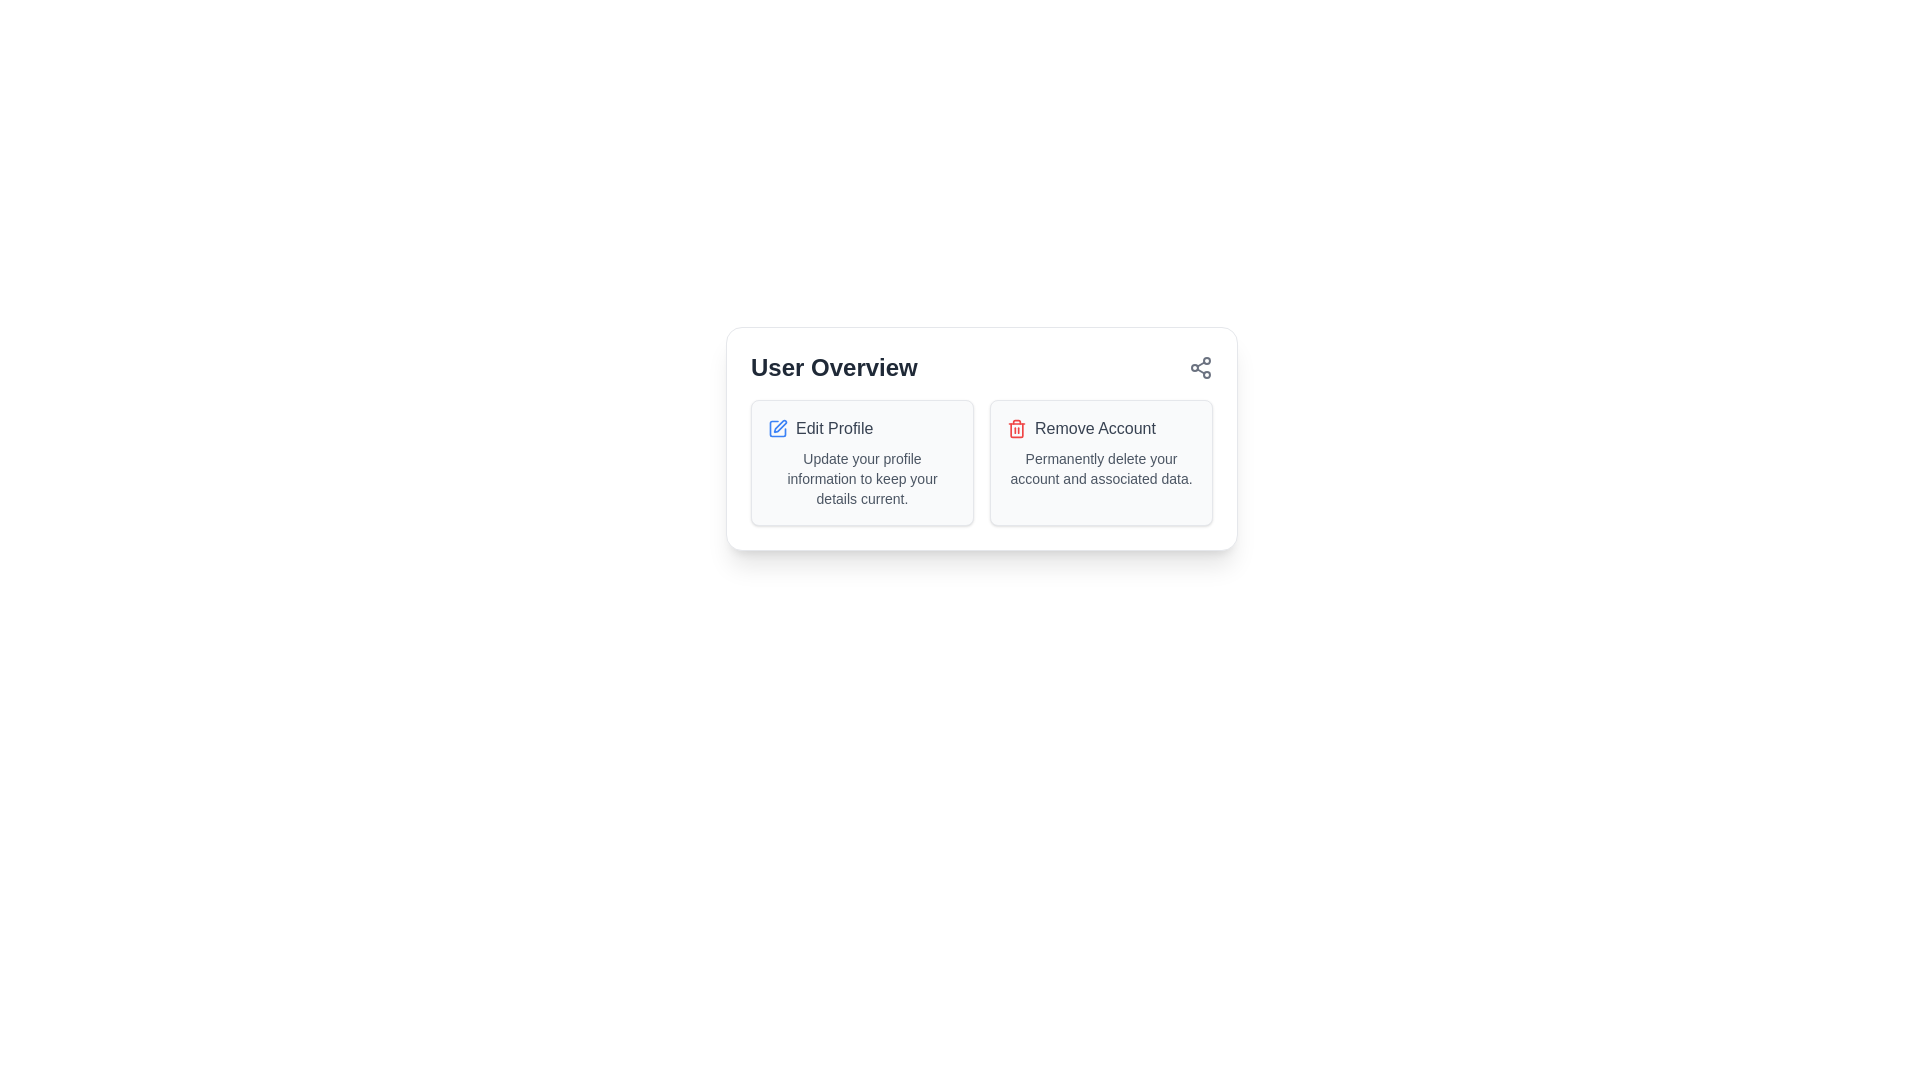 This screenshot has width=1920, height=1080. Describe the element at coordinates (1017, 427) in the screenshot. I see `the red trash bin SVG icon located next to the text 'Remove Account' within its button` at that location.